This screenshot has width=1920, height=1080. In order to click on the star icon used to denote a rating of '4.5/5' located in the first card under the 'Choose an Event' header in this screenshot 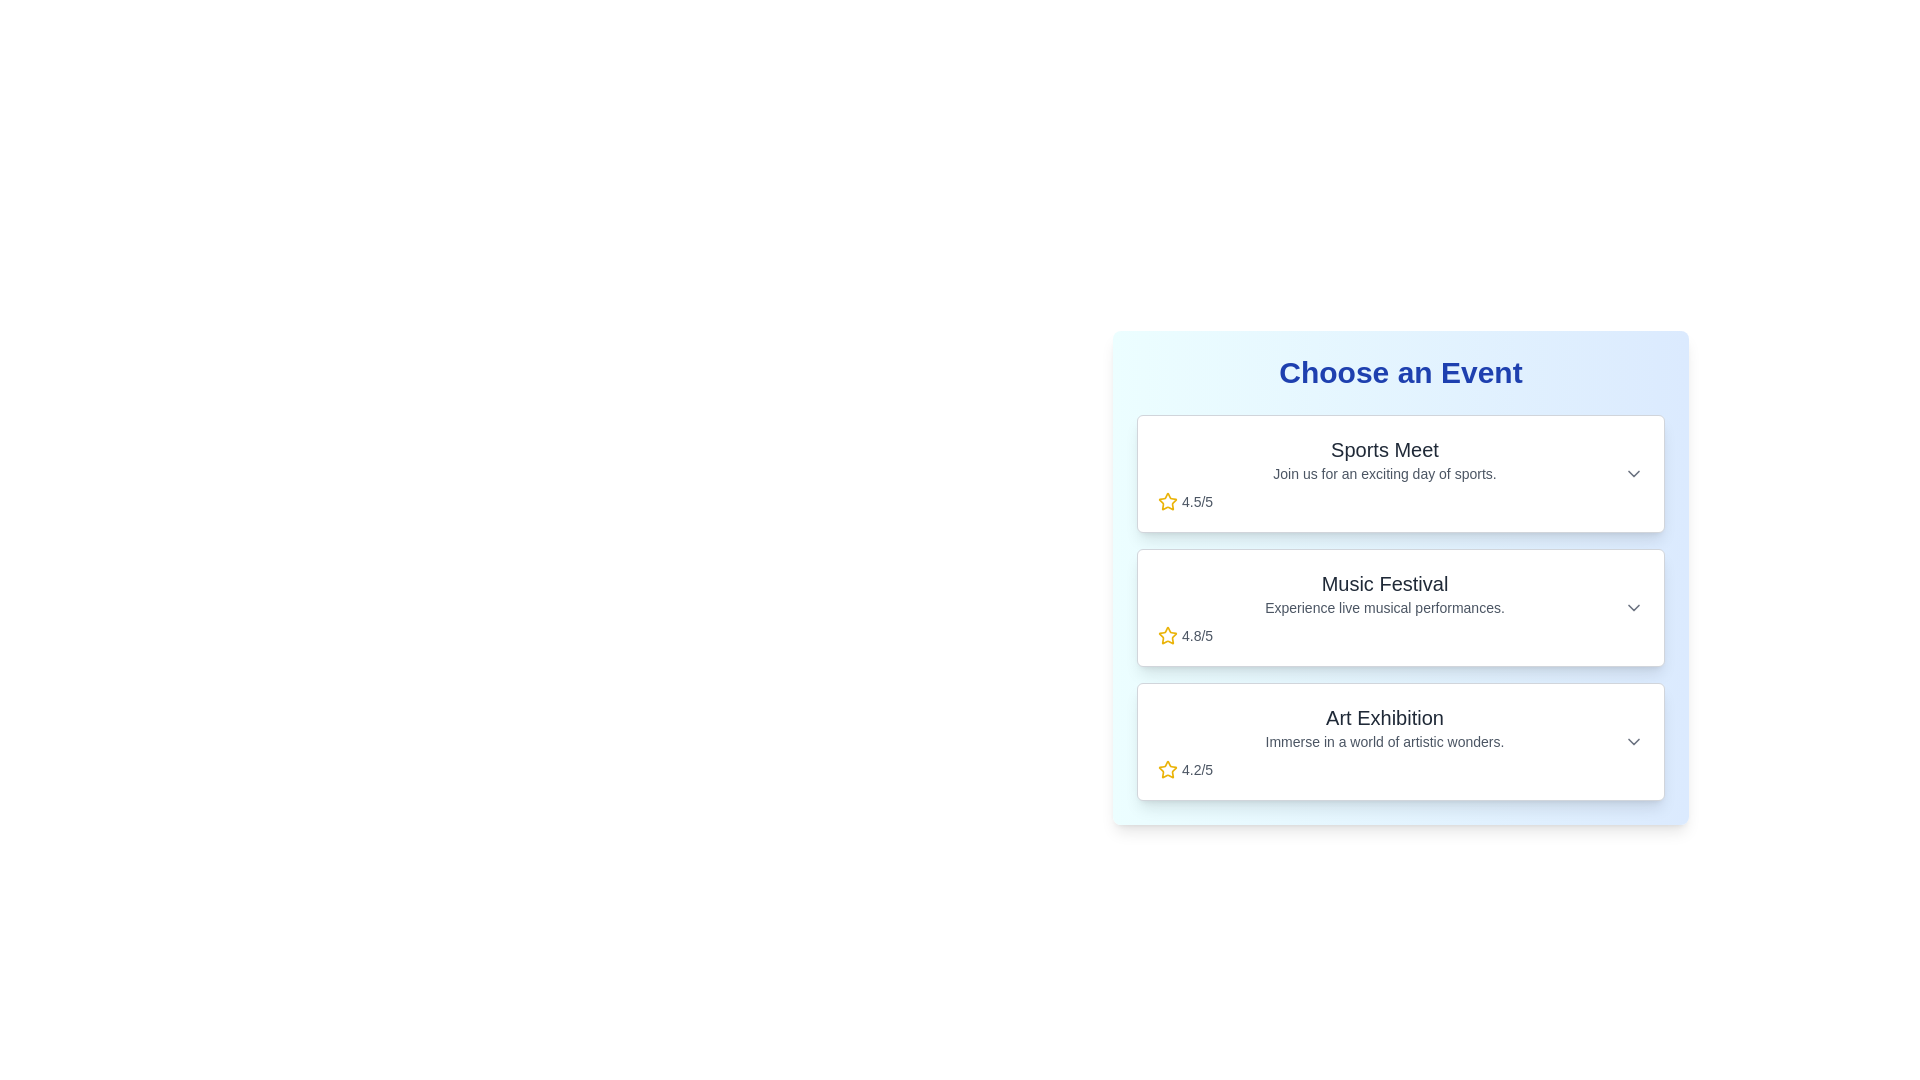, I will do `click(1167, 500)`.